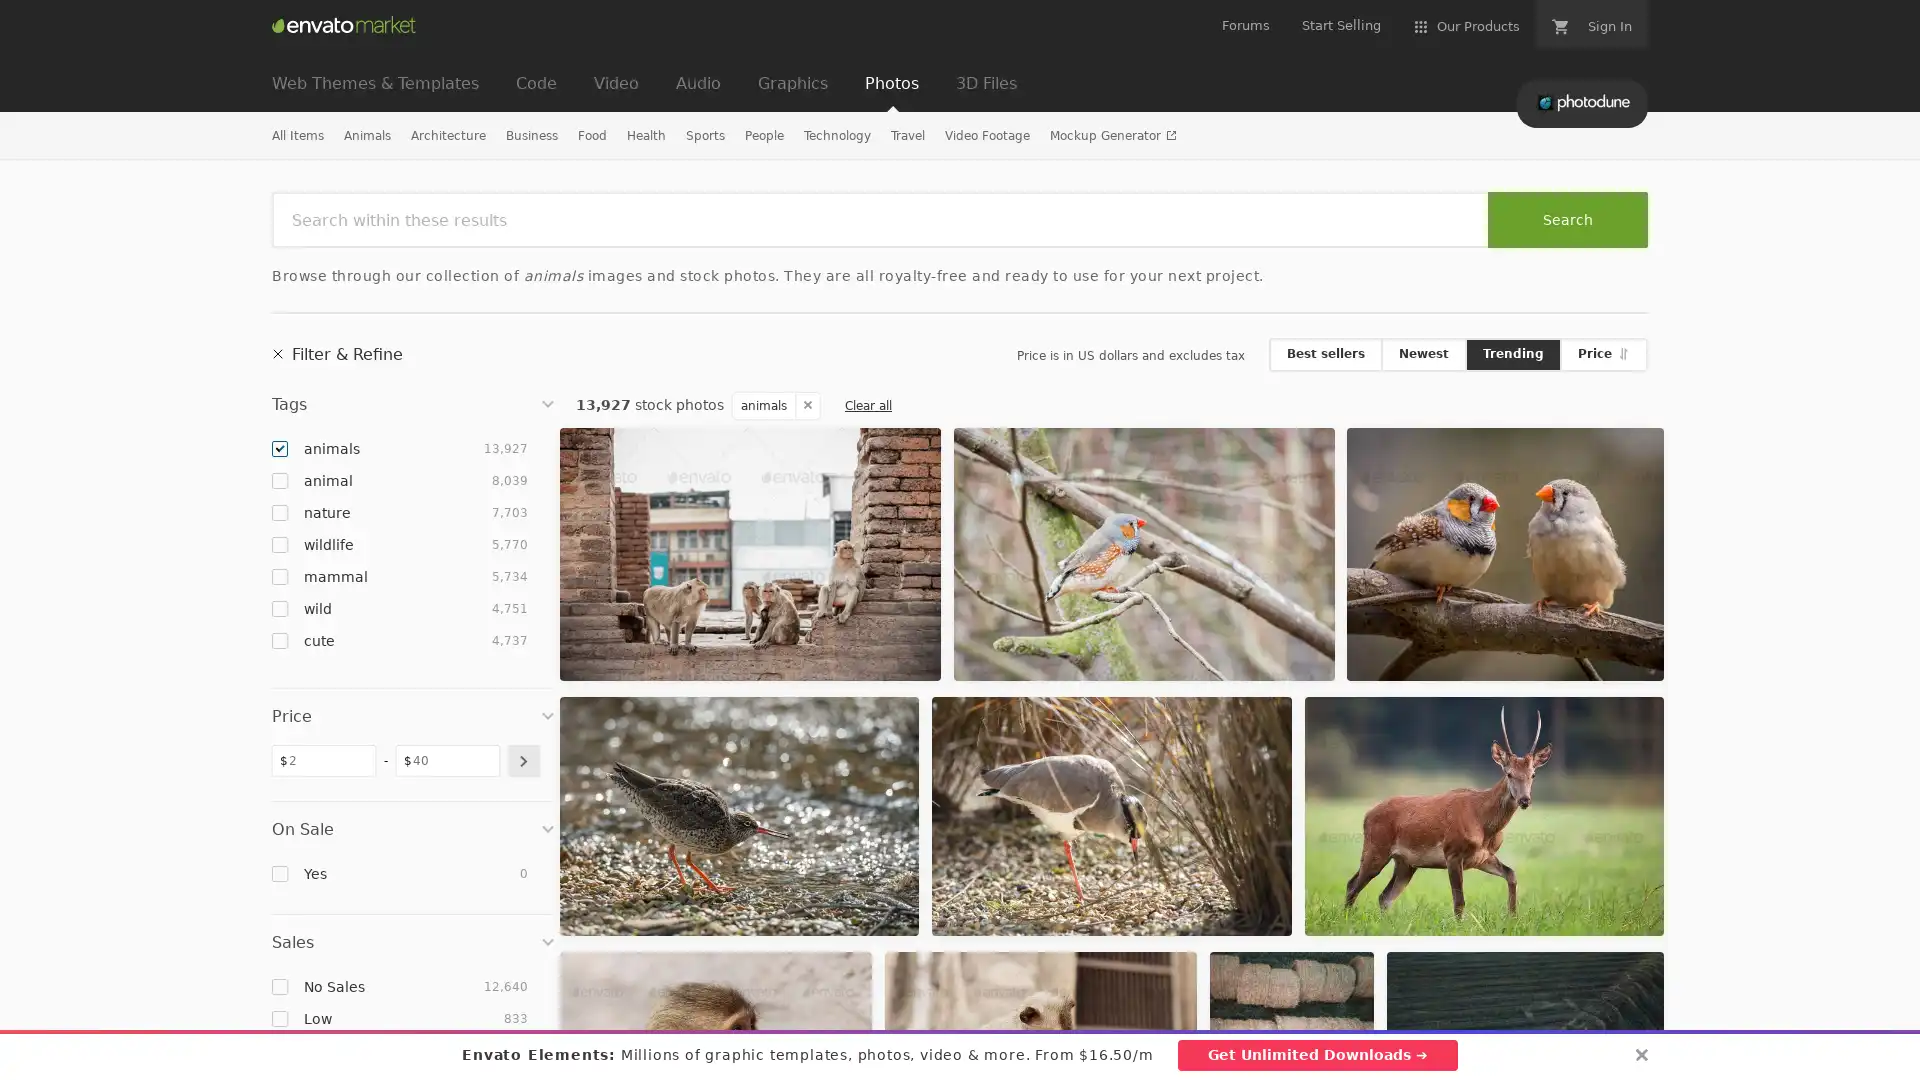  I want to click on Add to Favorites, so click(912, 452).